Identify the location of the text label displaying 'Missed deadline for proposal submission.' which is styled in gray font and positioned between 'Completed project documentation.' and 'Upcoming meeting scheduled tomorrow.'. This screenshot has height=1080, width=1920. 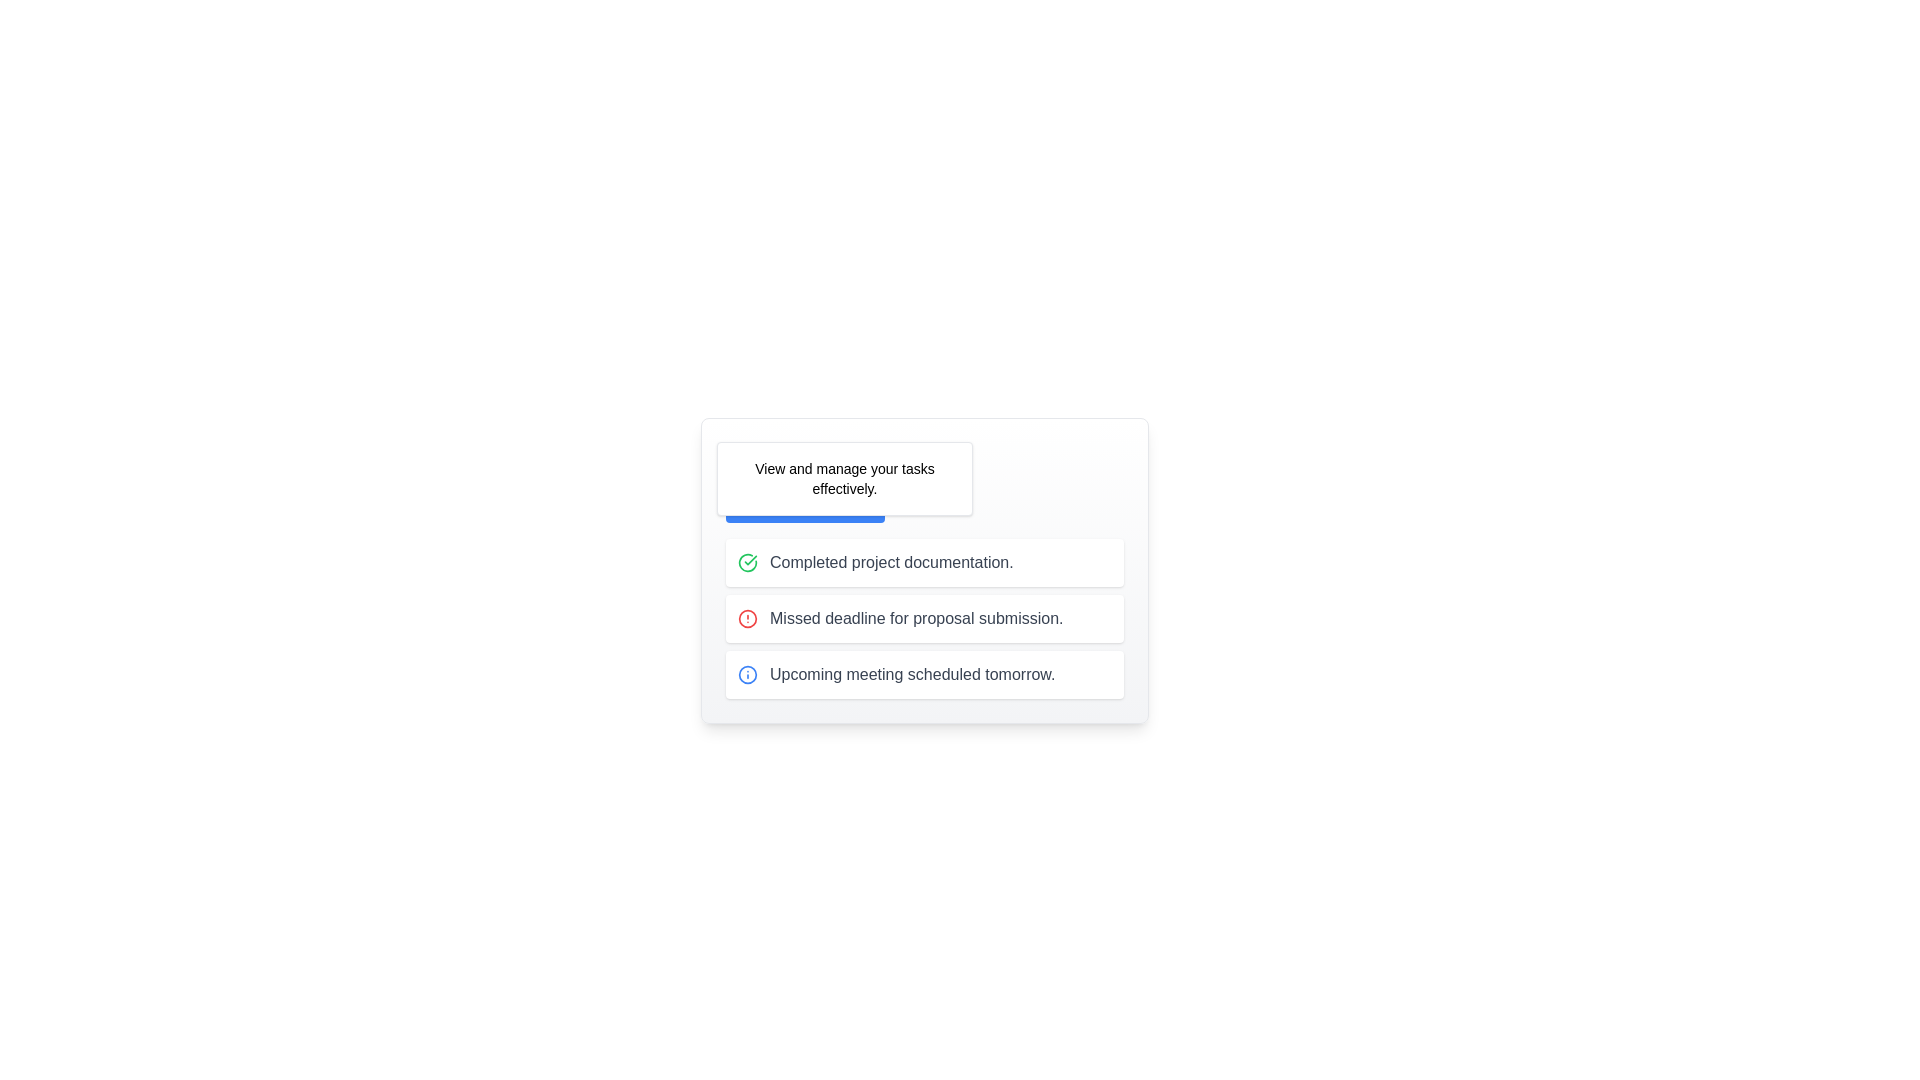
(915, 617).